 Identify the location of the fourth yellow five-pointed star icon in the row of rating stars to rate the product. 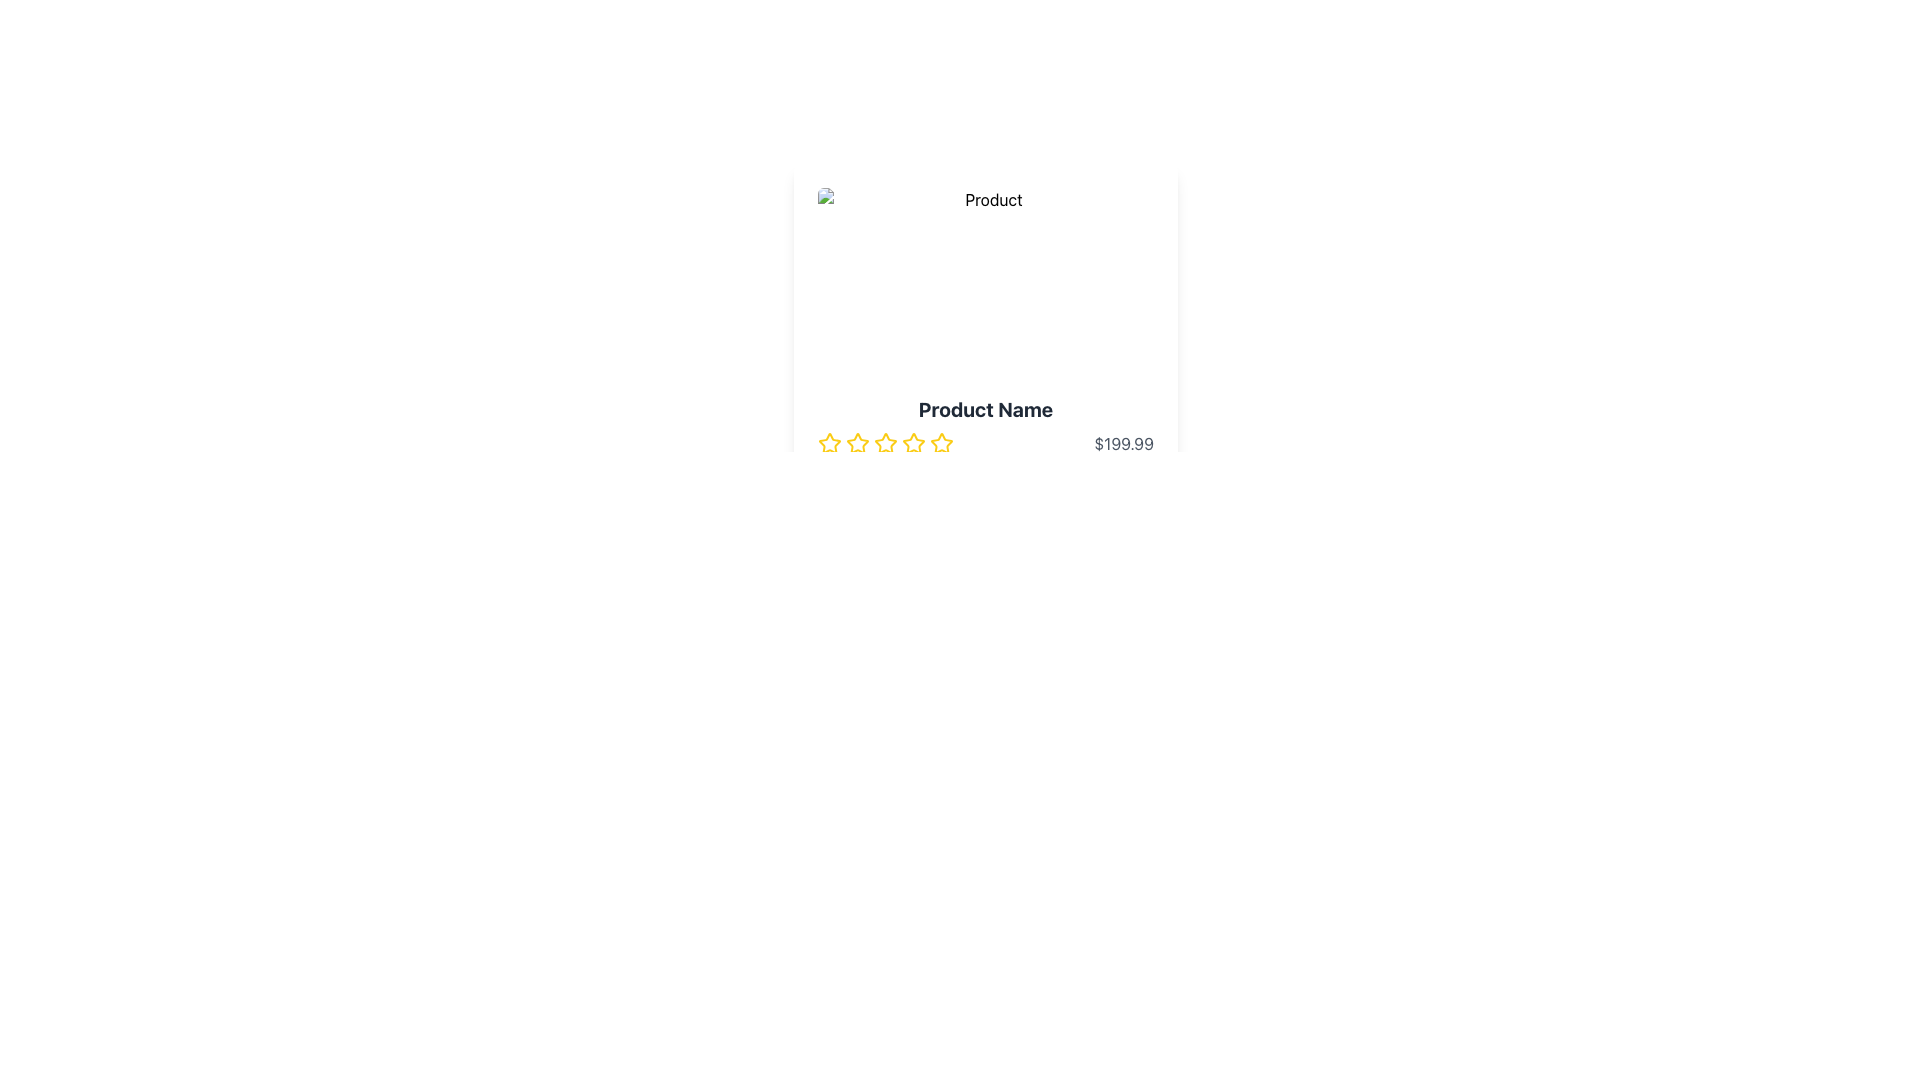
(885, 442).